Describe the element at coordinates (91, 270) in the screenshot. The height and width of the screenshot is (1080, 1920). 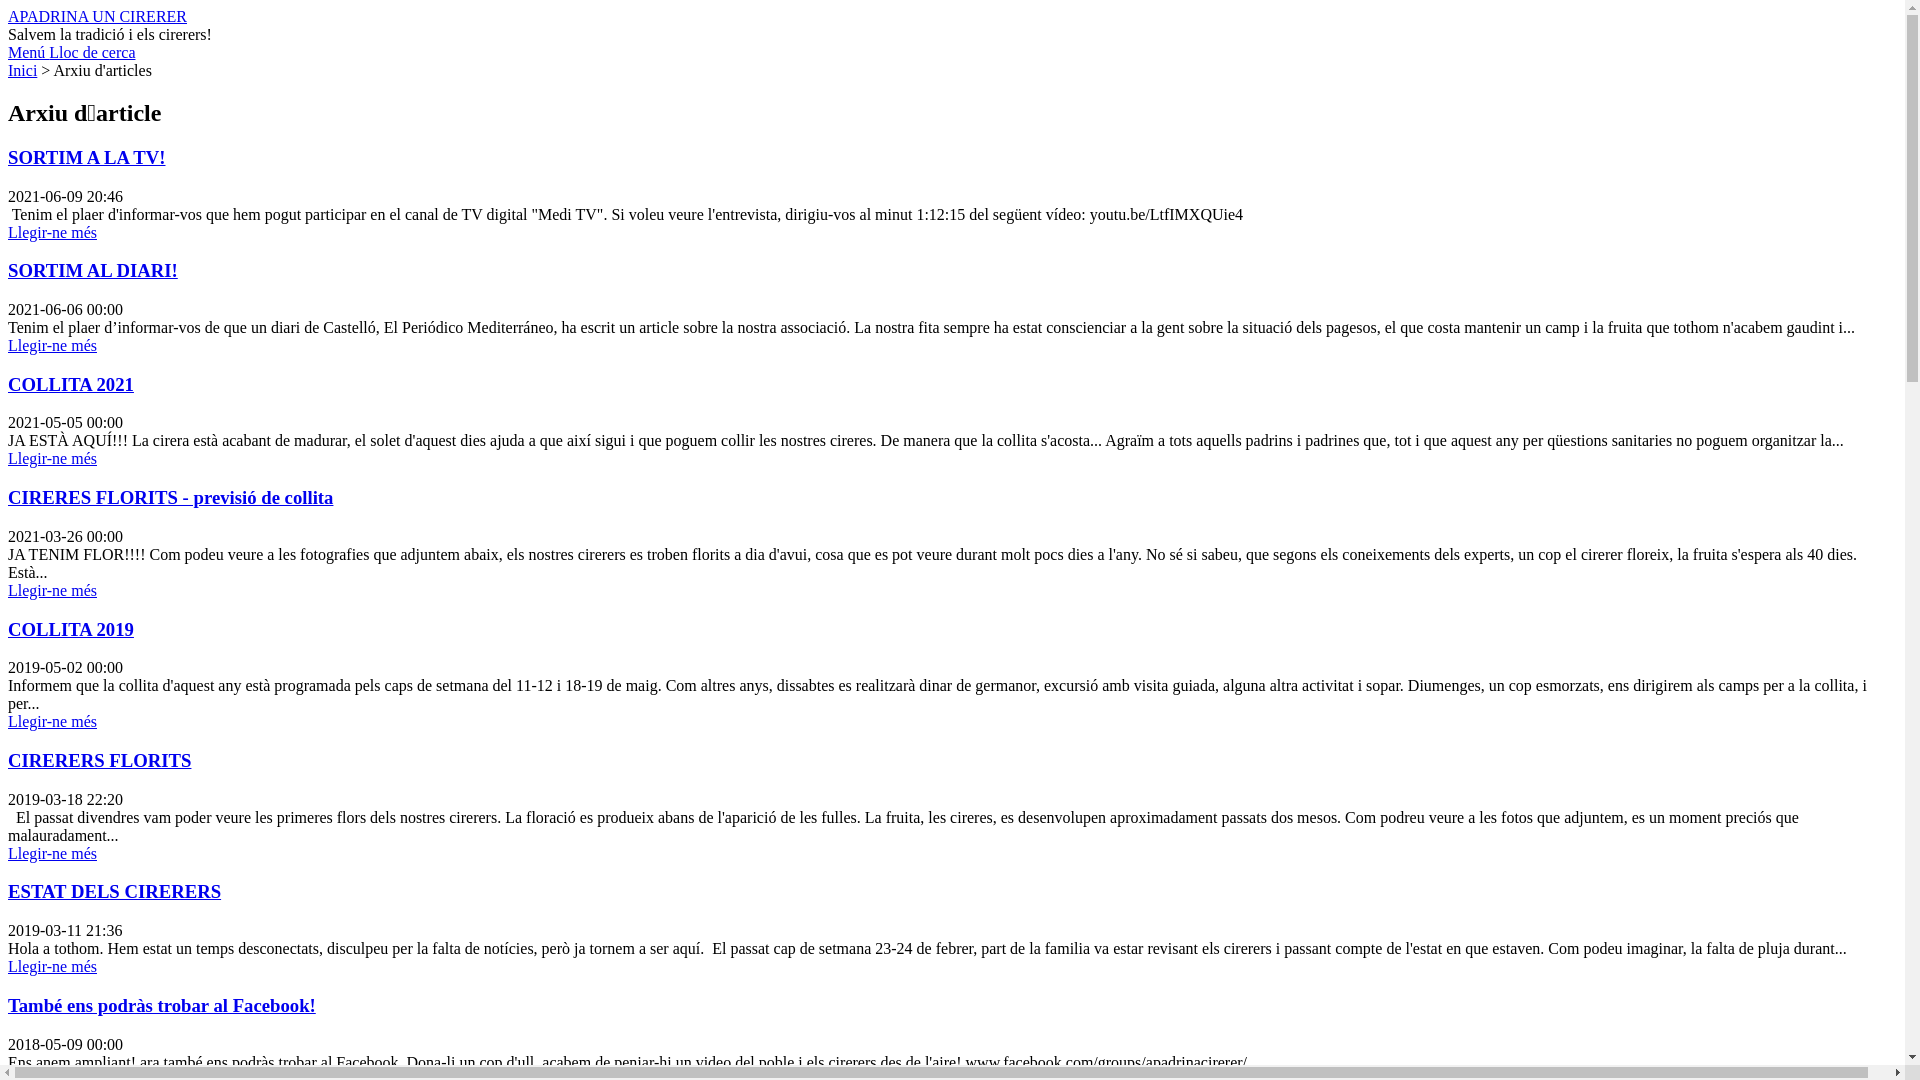
I see `'SORTIM AL DIARI!'` at that location.